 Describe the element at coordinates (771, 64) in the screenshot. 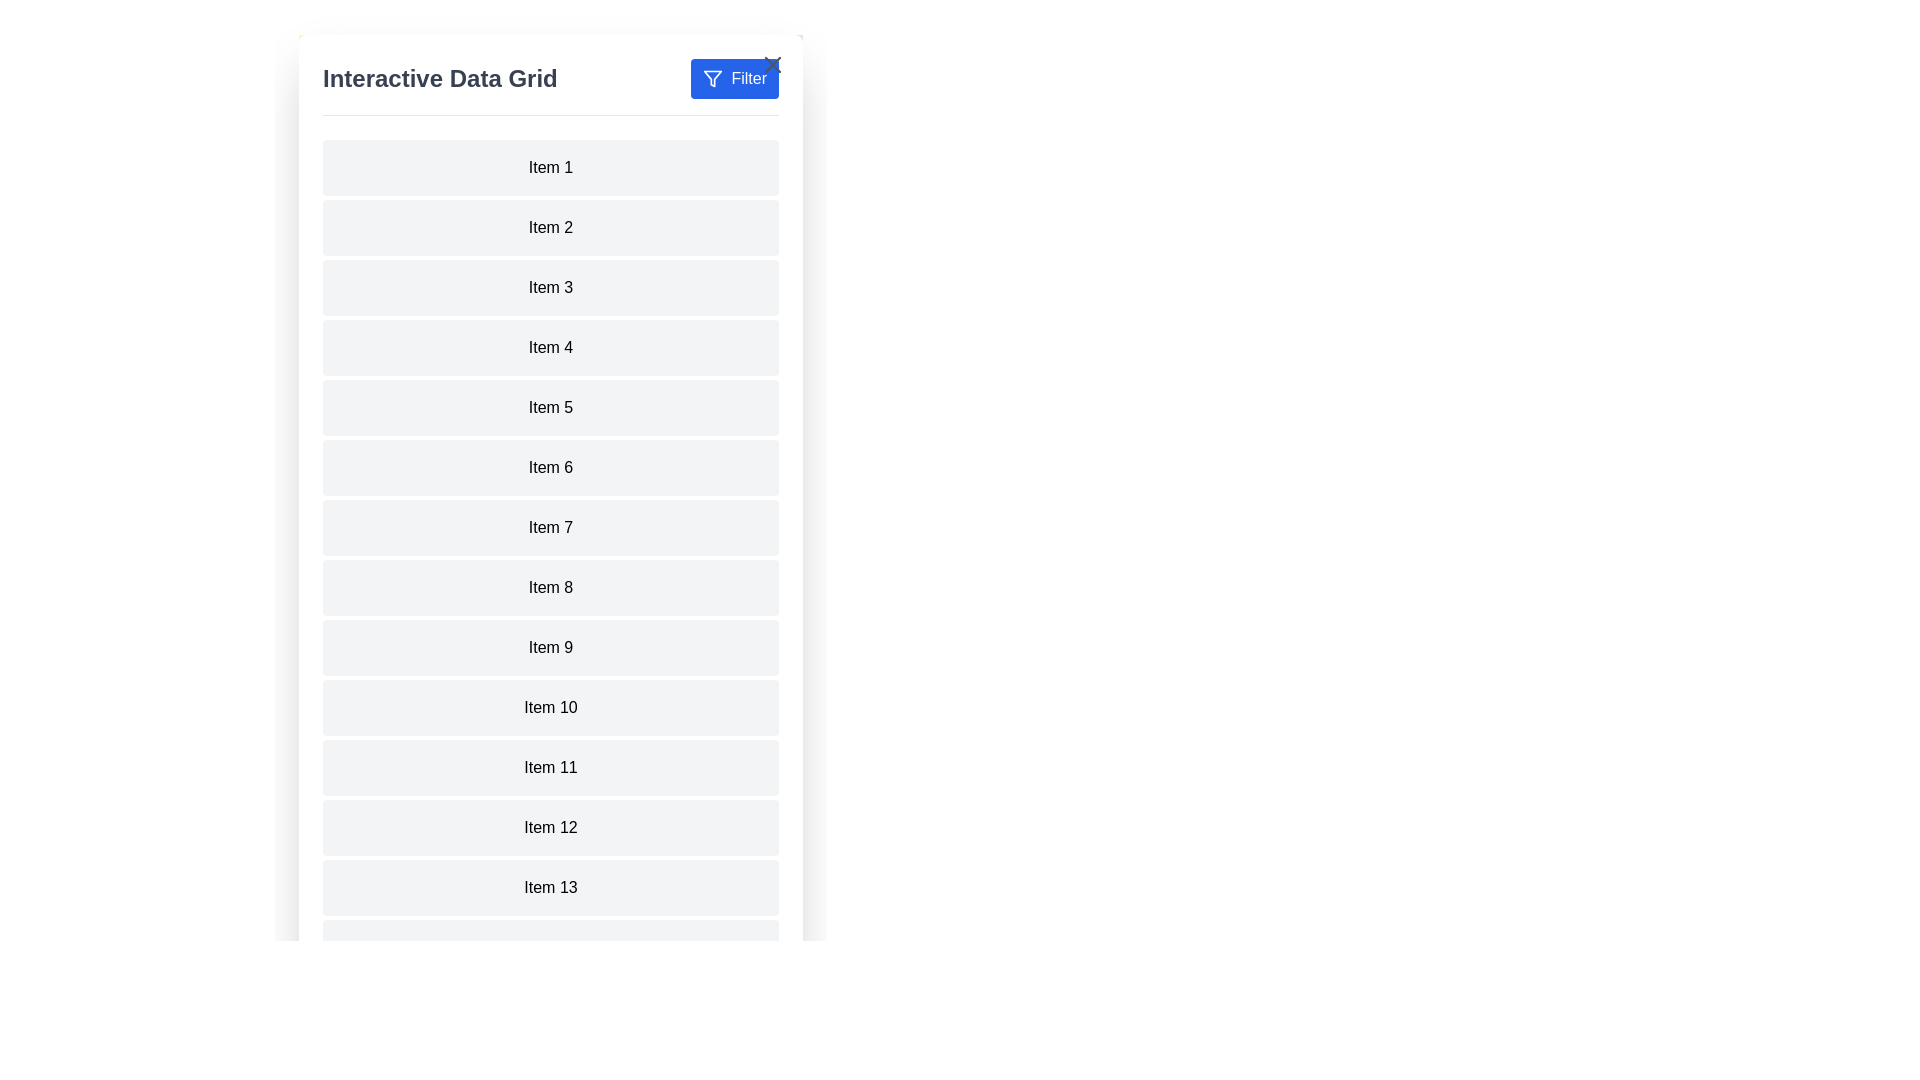

I see `close button to dismiss the dialog` at that location.